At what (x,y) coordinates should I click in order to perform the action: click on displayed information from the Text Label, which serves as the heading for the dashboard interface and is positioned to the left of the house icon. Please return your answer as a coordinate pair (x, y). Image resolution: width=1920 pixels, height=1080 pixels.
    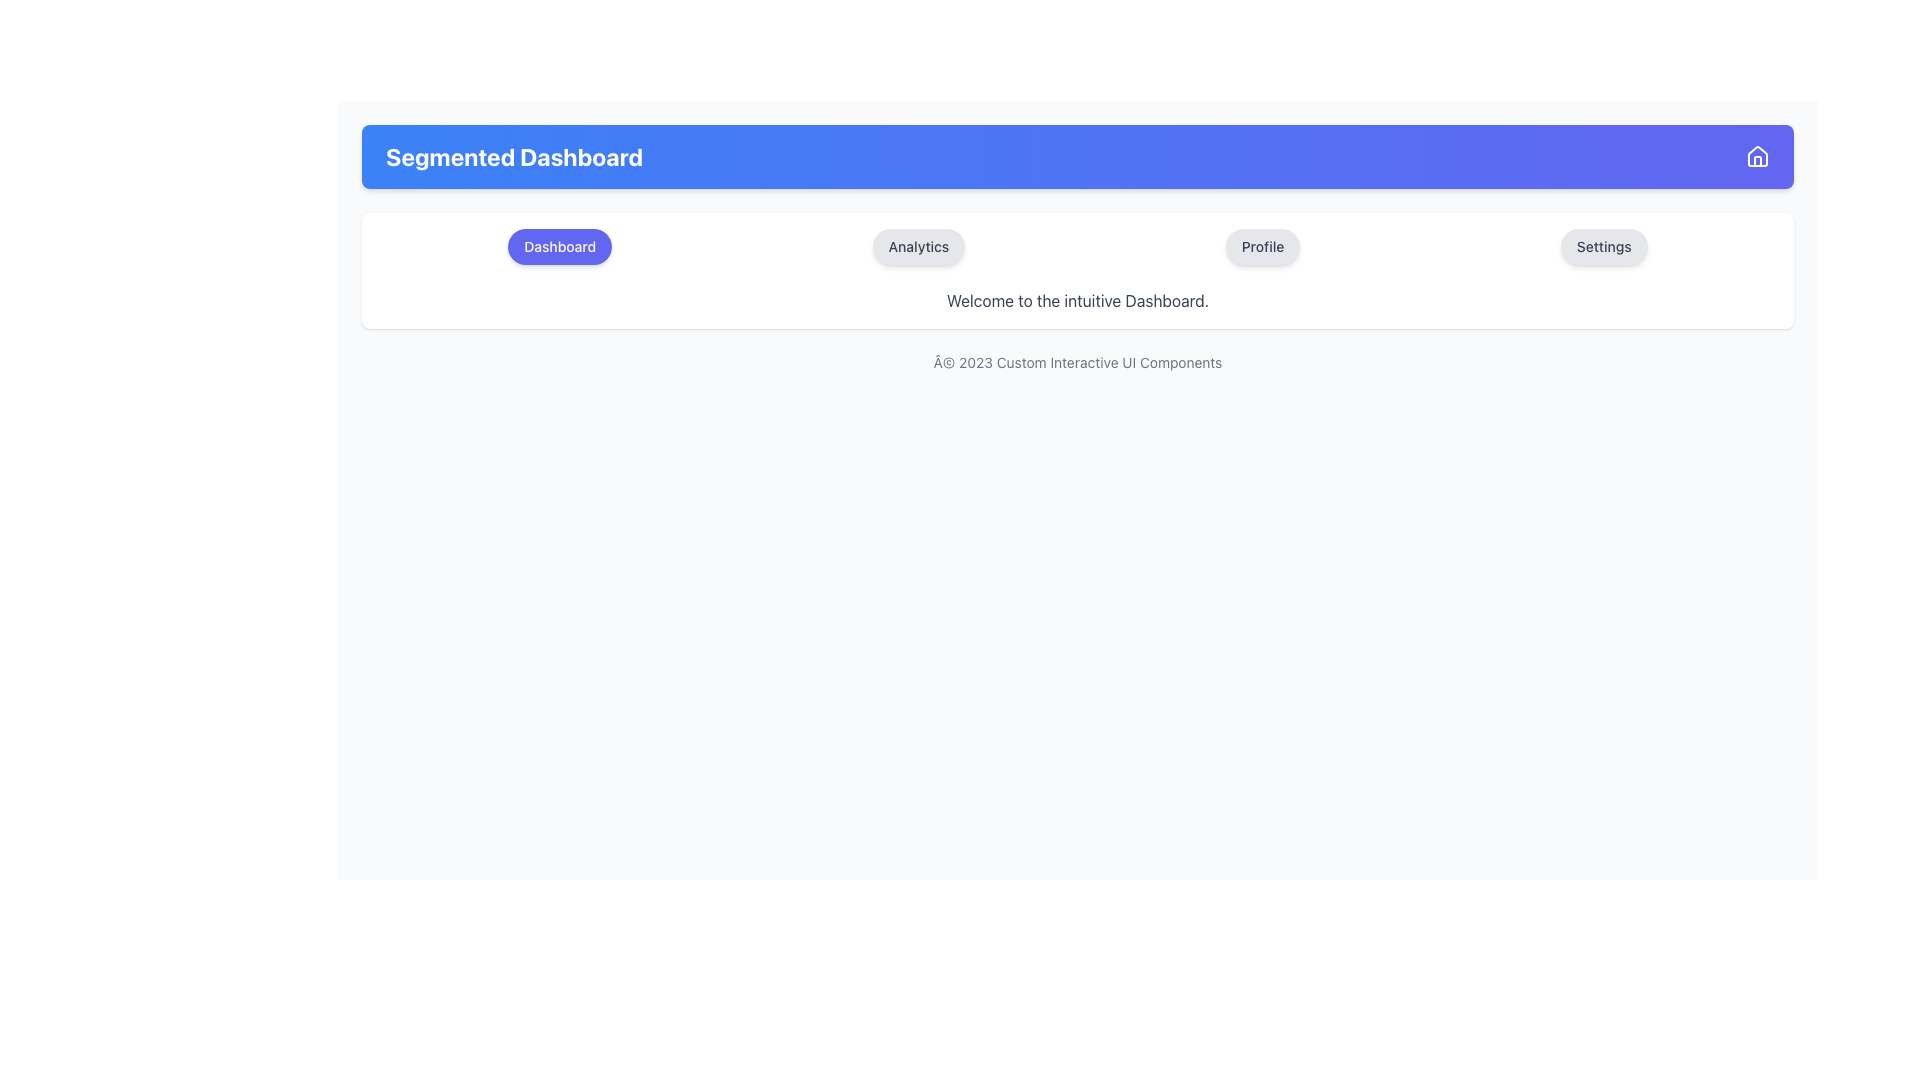
    Looking at the image, I should click on (514, 156).